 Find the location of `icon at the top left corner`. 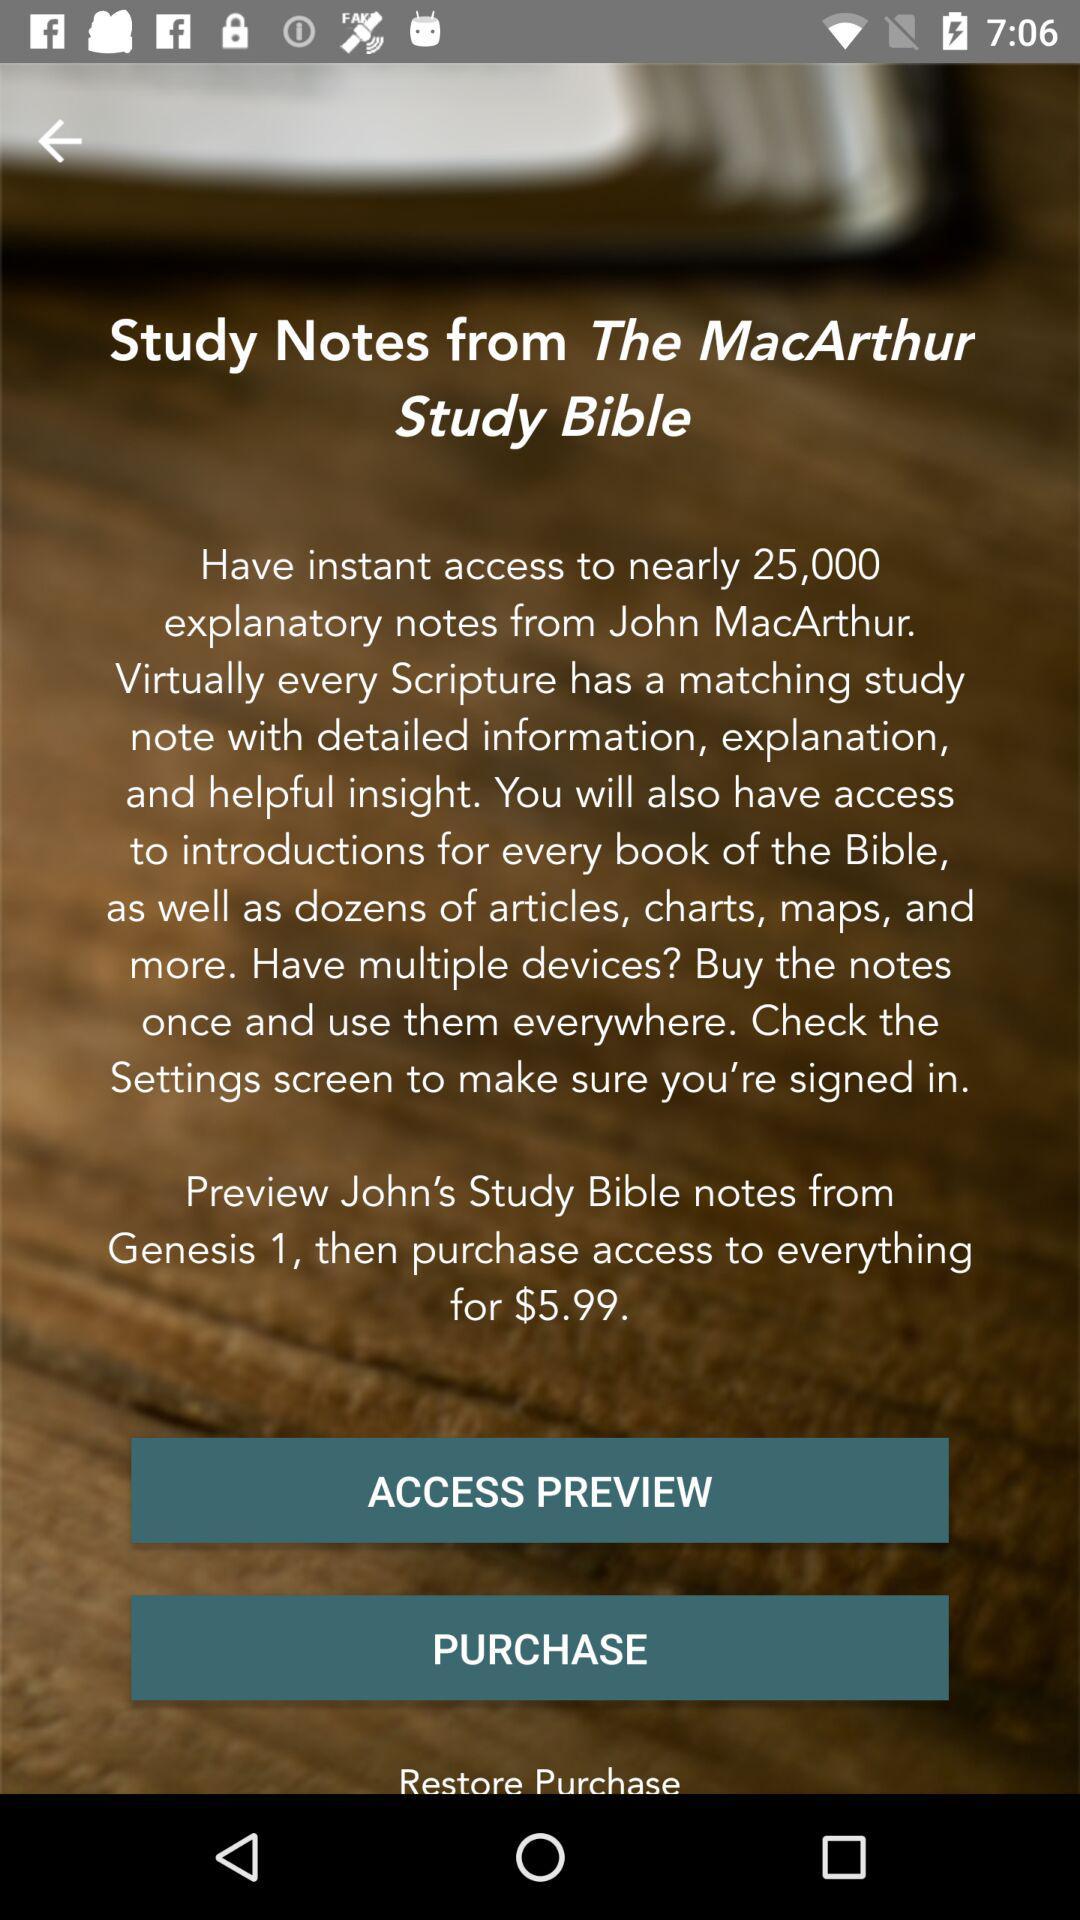

icon at the top left corner is located at coordinates (58, 139).